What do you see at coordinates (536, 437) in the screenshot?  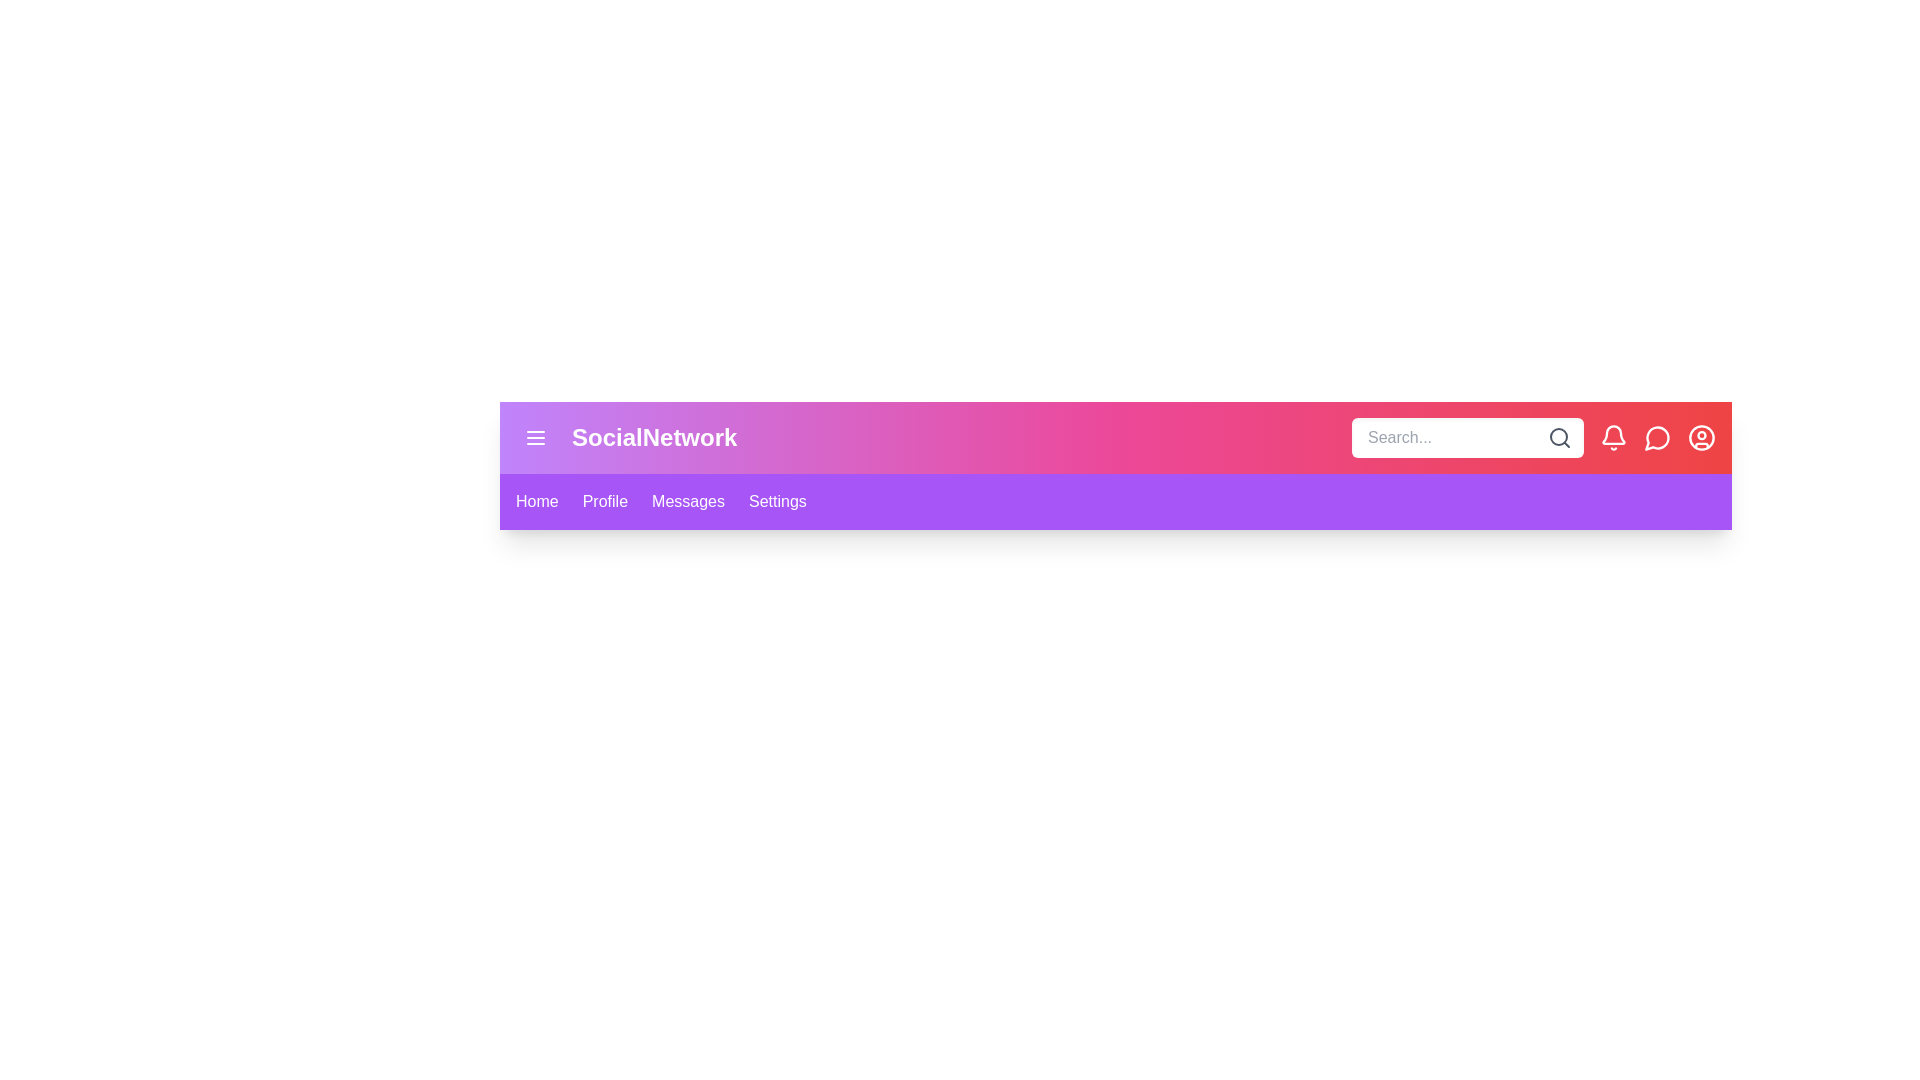 I see `the icons: menu` at bounding box center [536, 437].